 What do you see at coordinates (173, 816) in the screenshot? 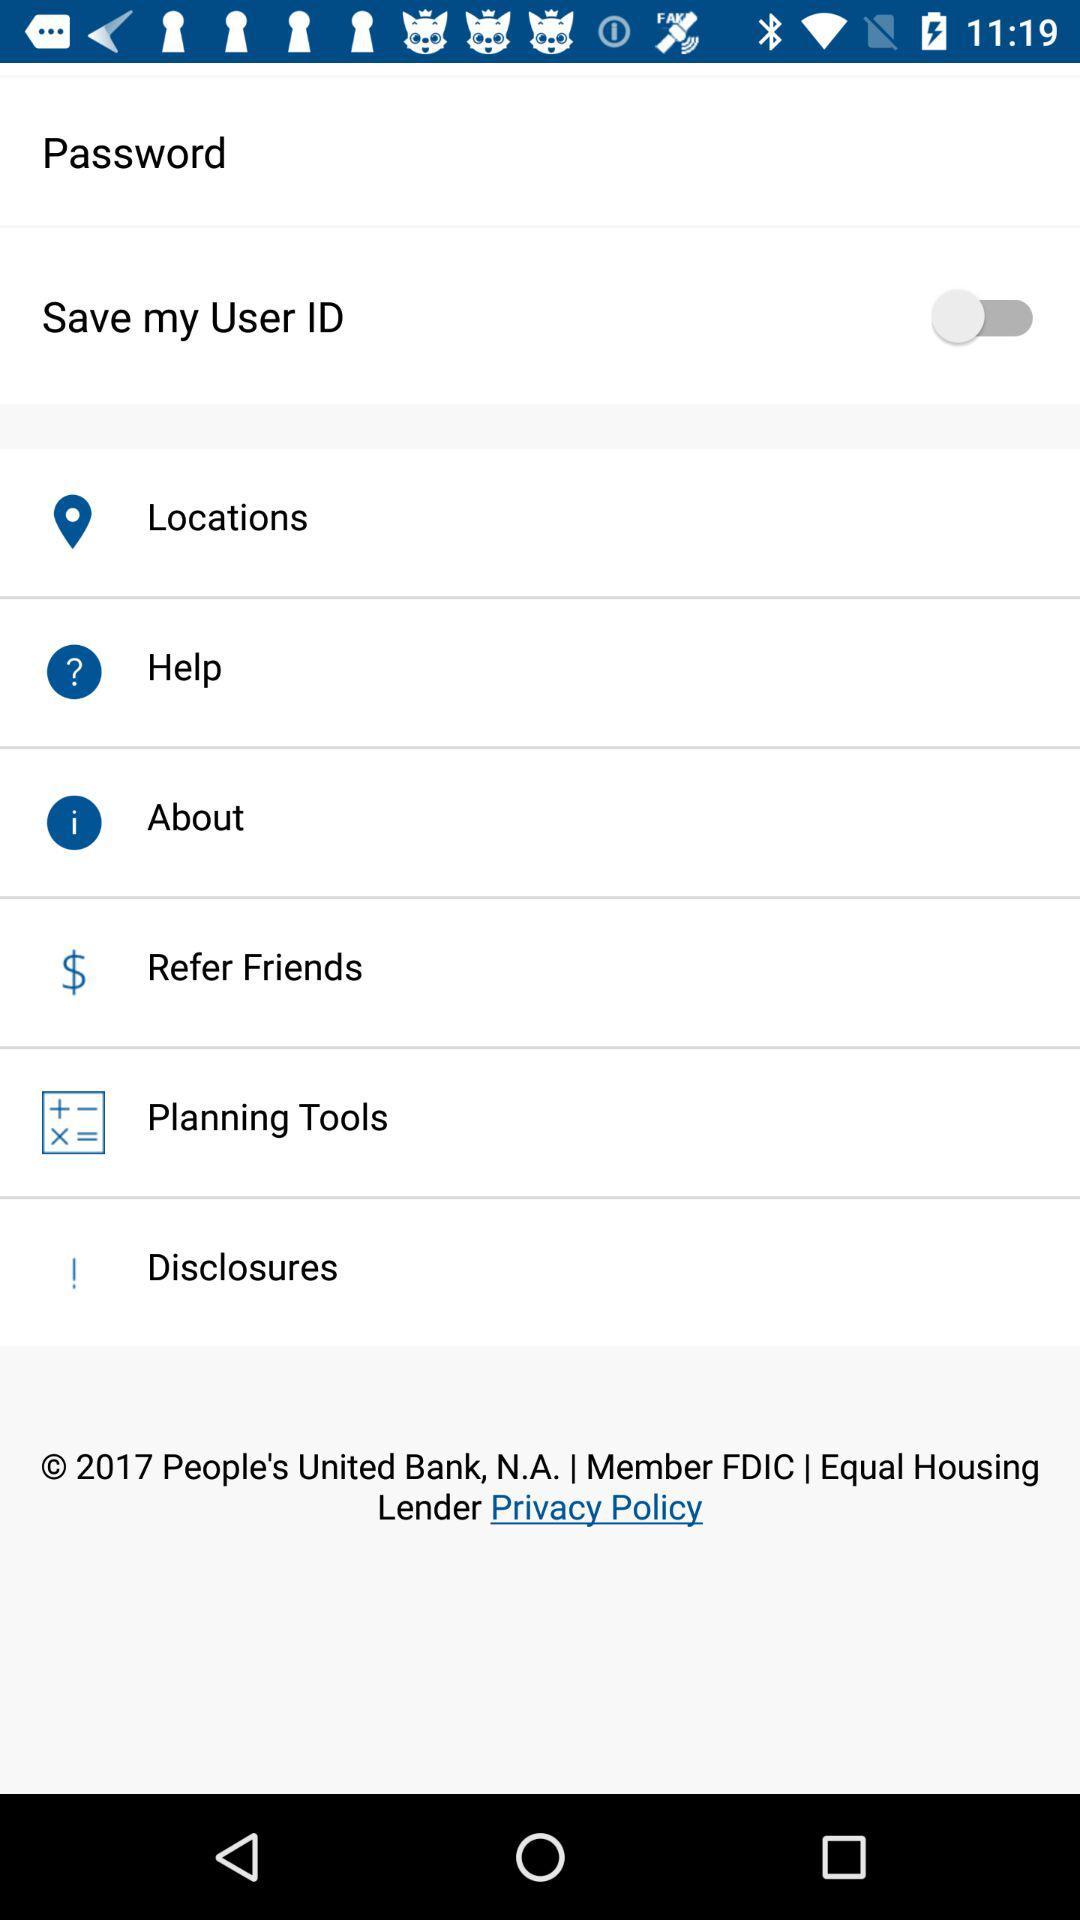
I see `about item` at bounding box center [173, 816].